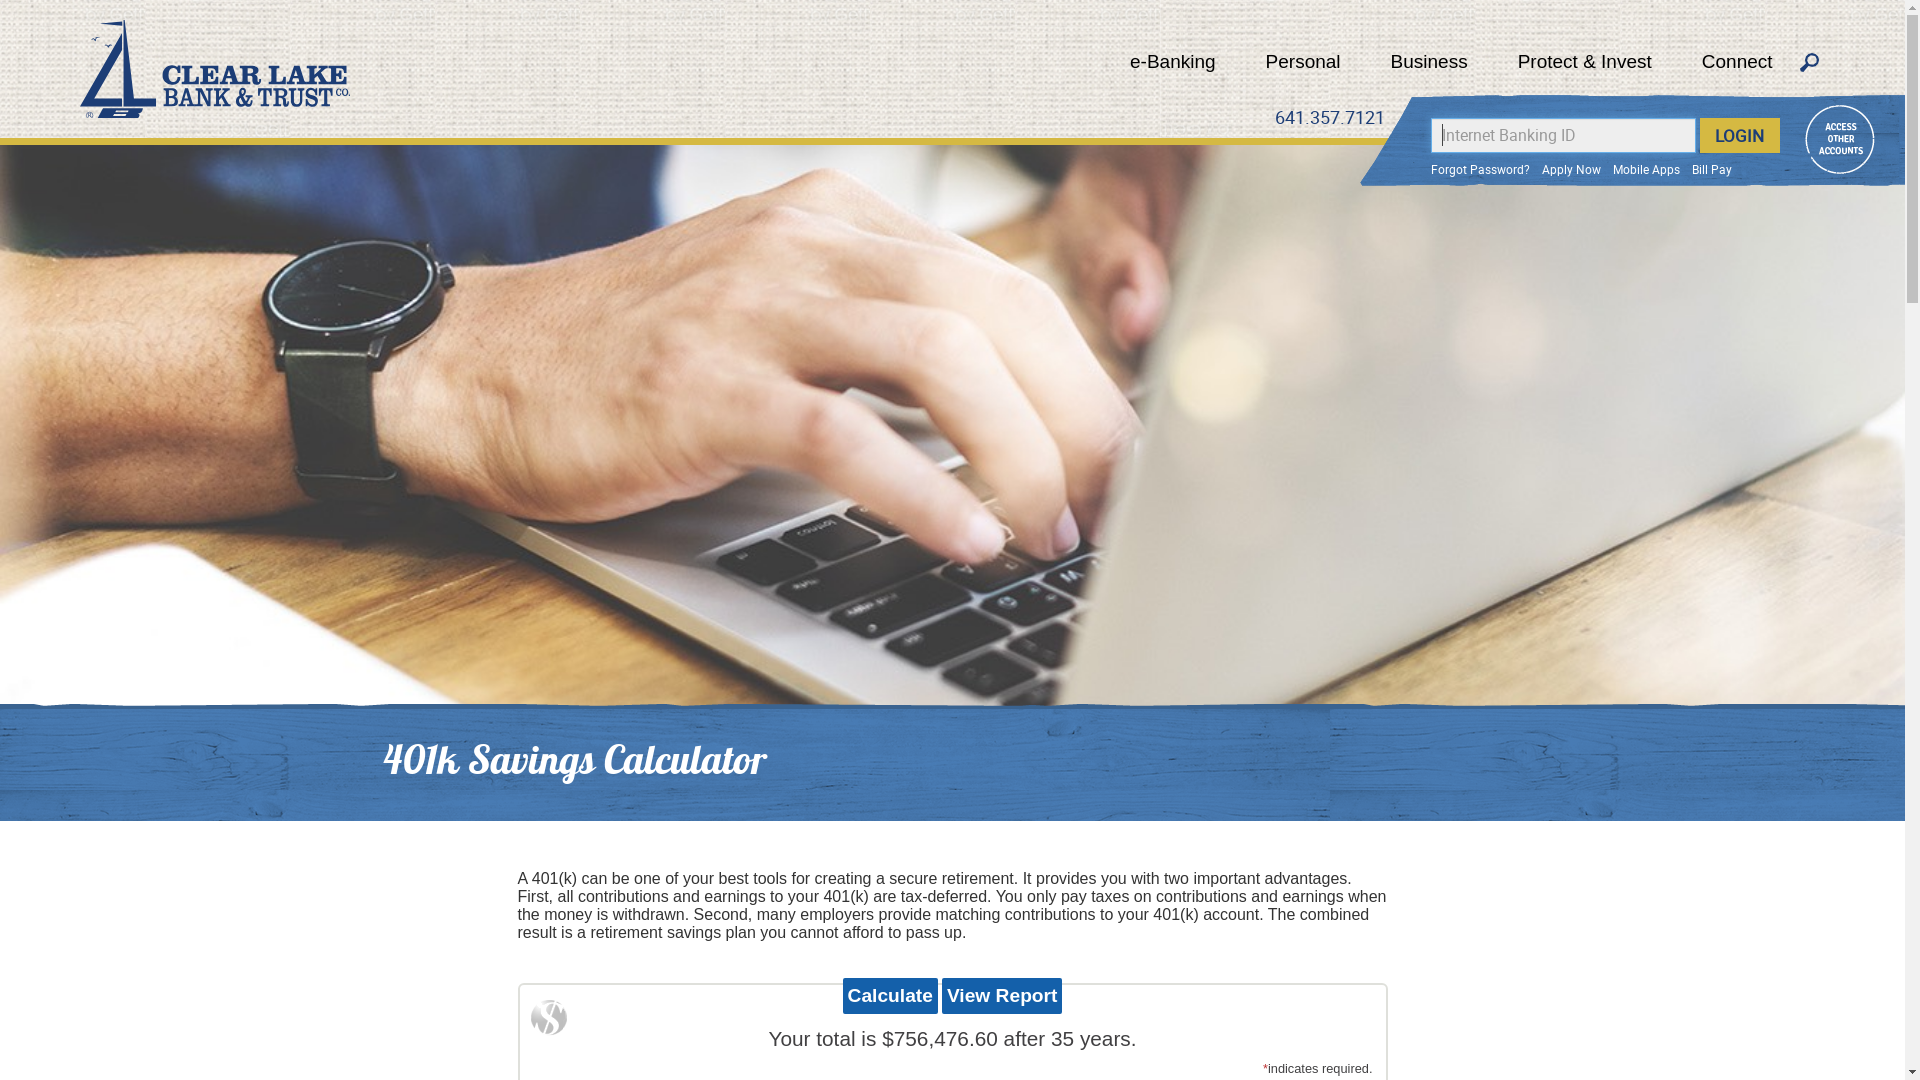  I want to click on 'Forgot Password?, so click(1480, 168).